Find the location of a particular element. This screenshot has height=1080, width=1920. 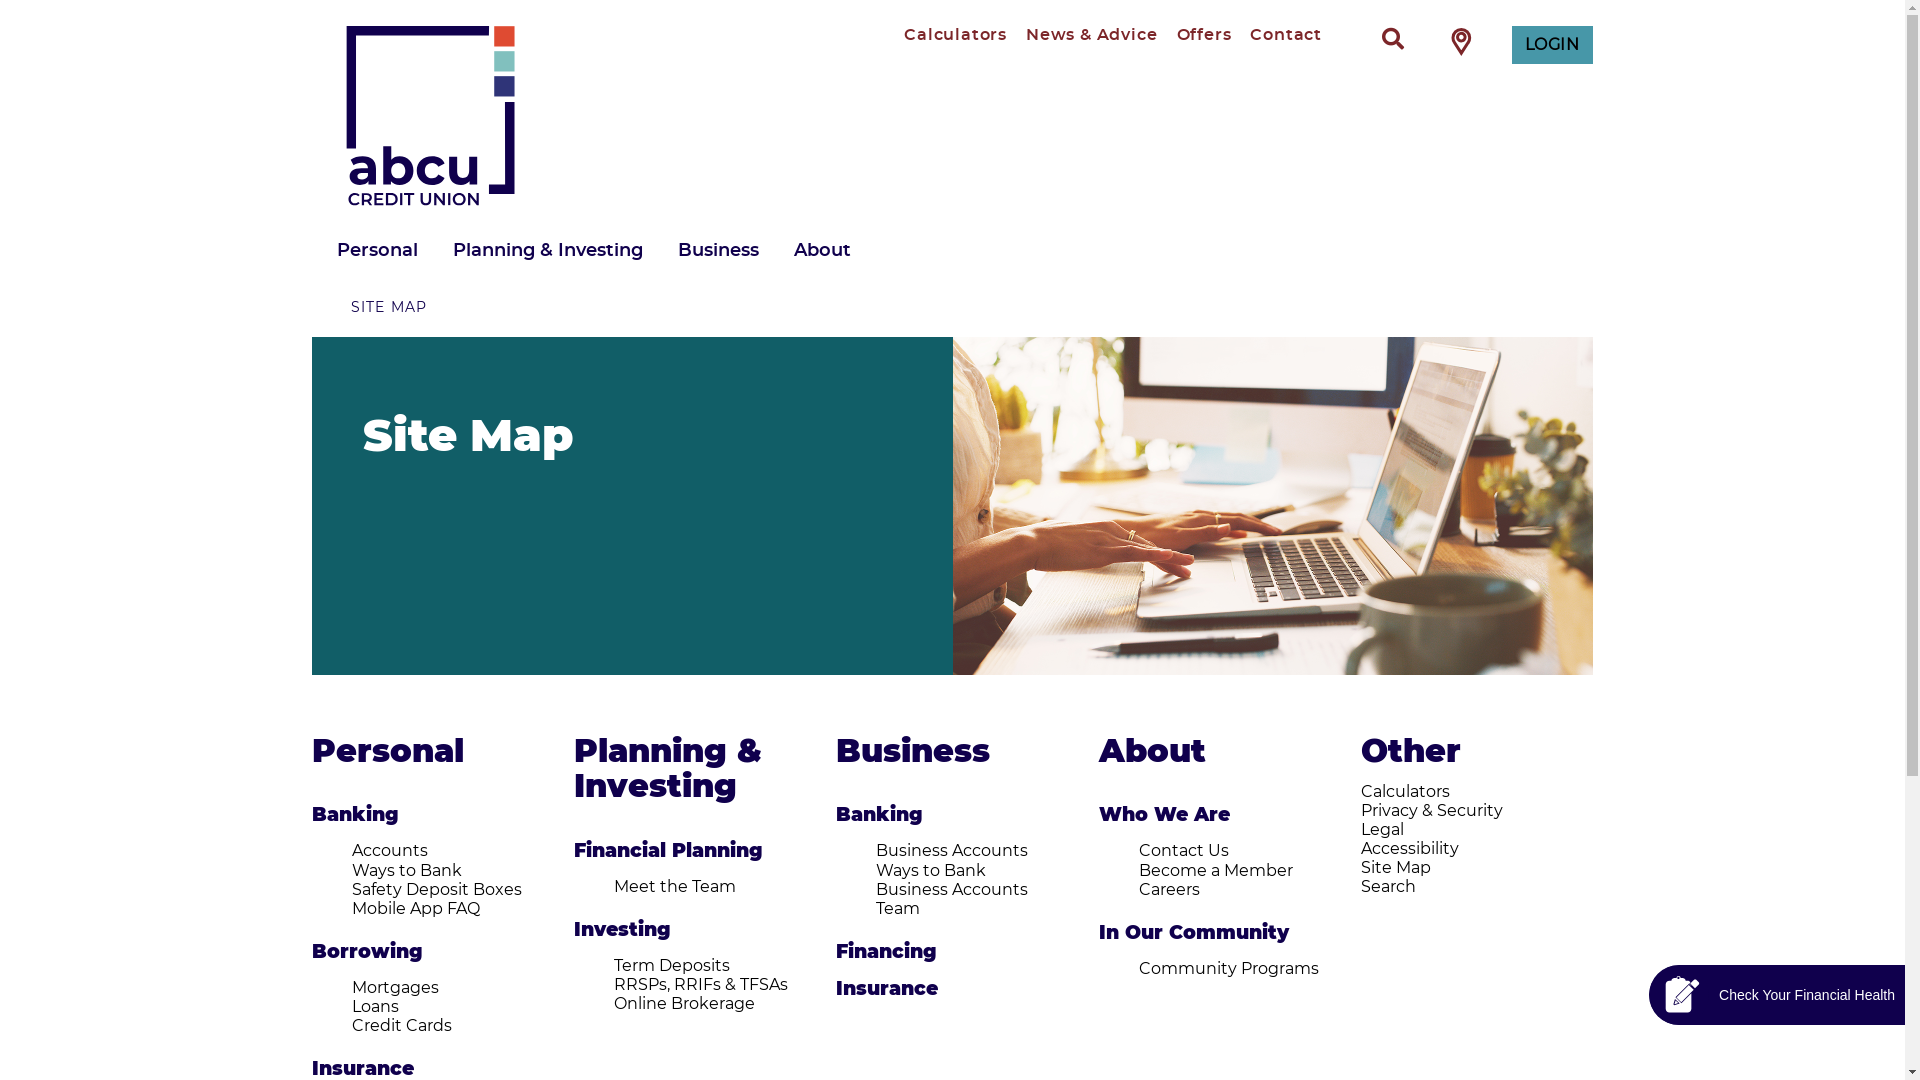

'Borrowing' is located at coordinates (367, 951).